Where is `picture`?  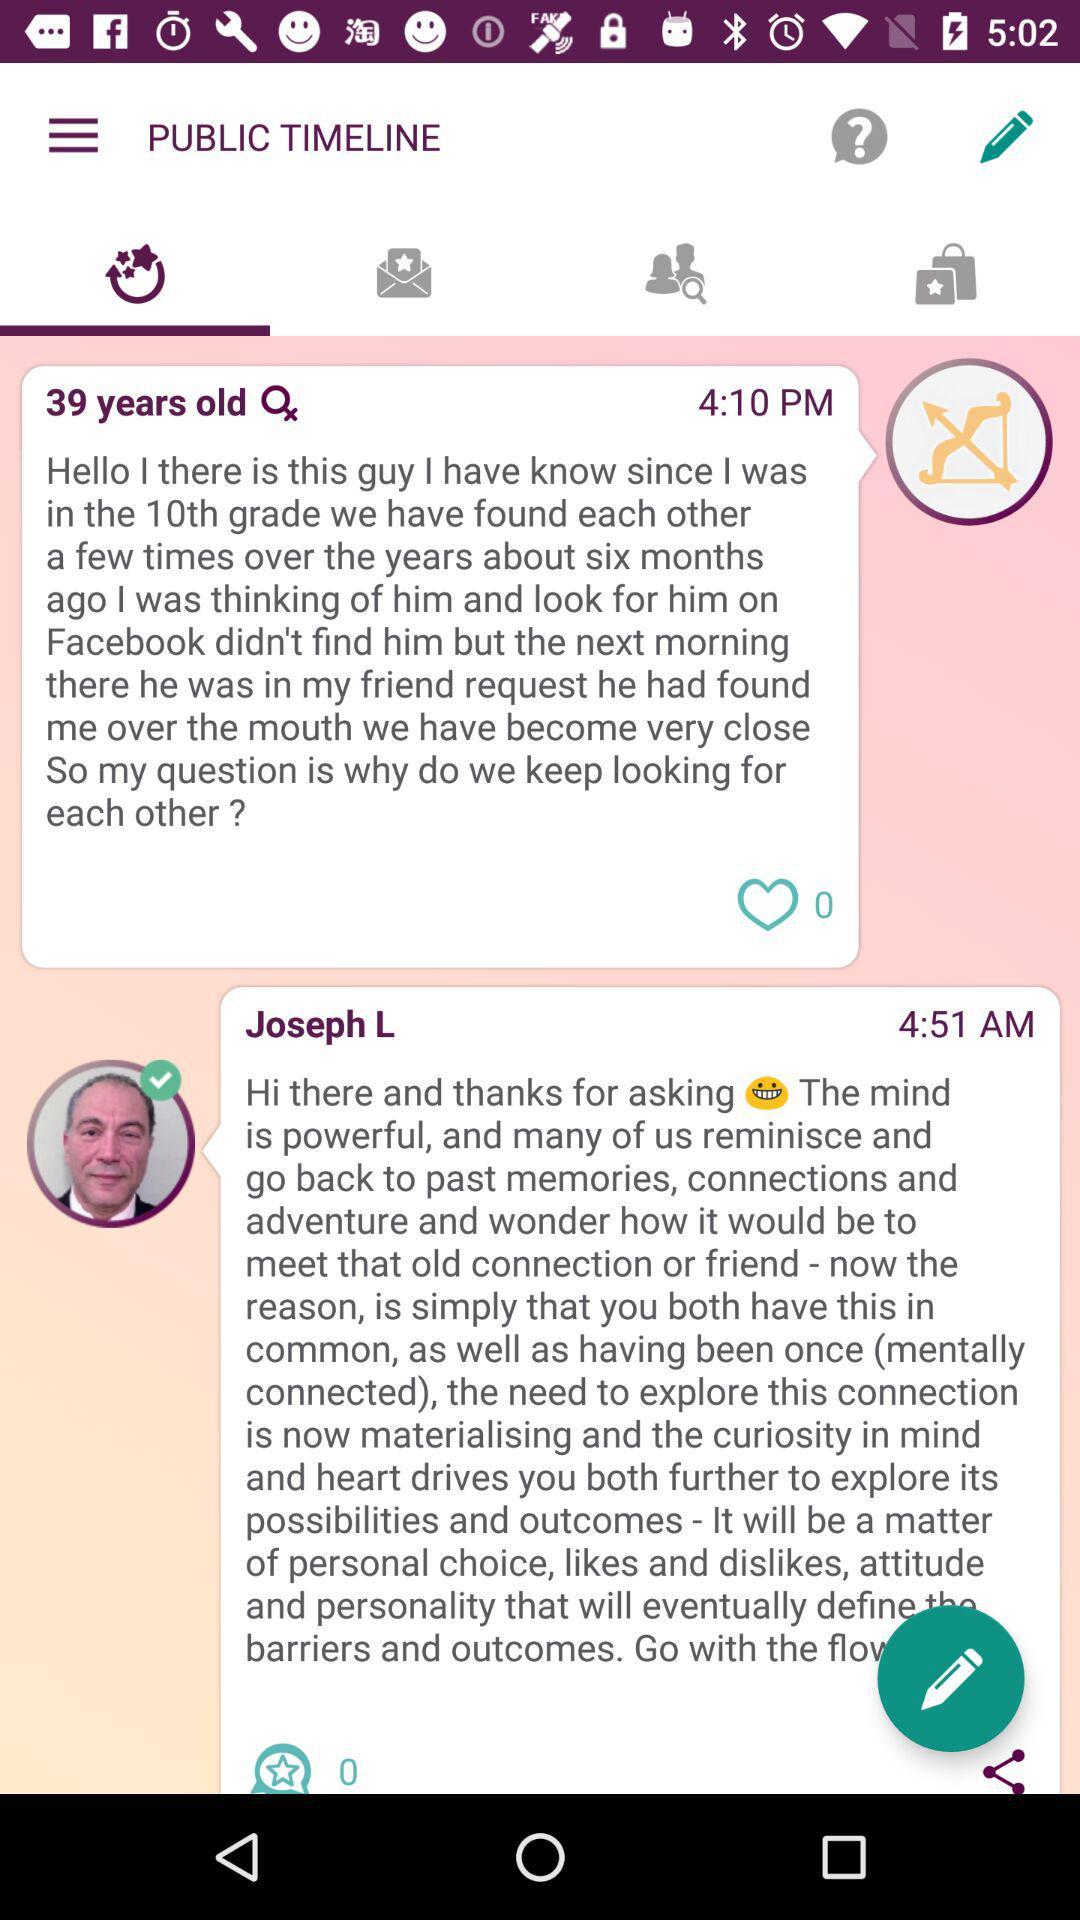
picture is located at coordinates (111, 1143).